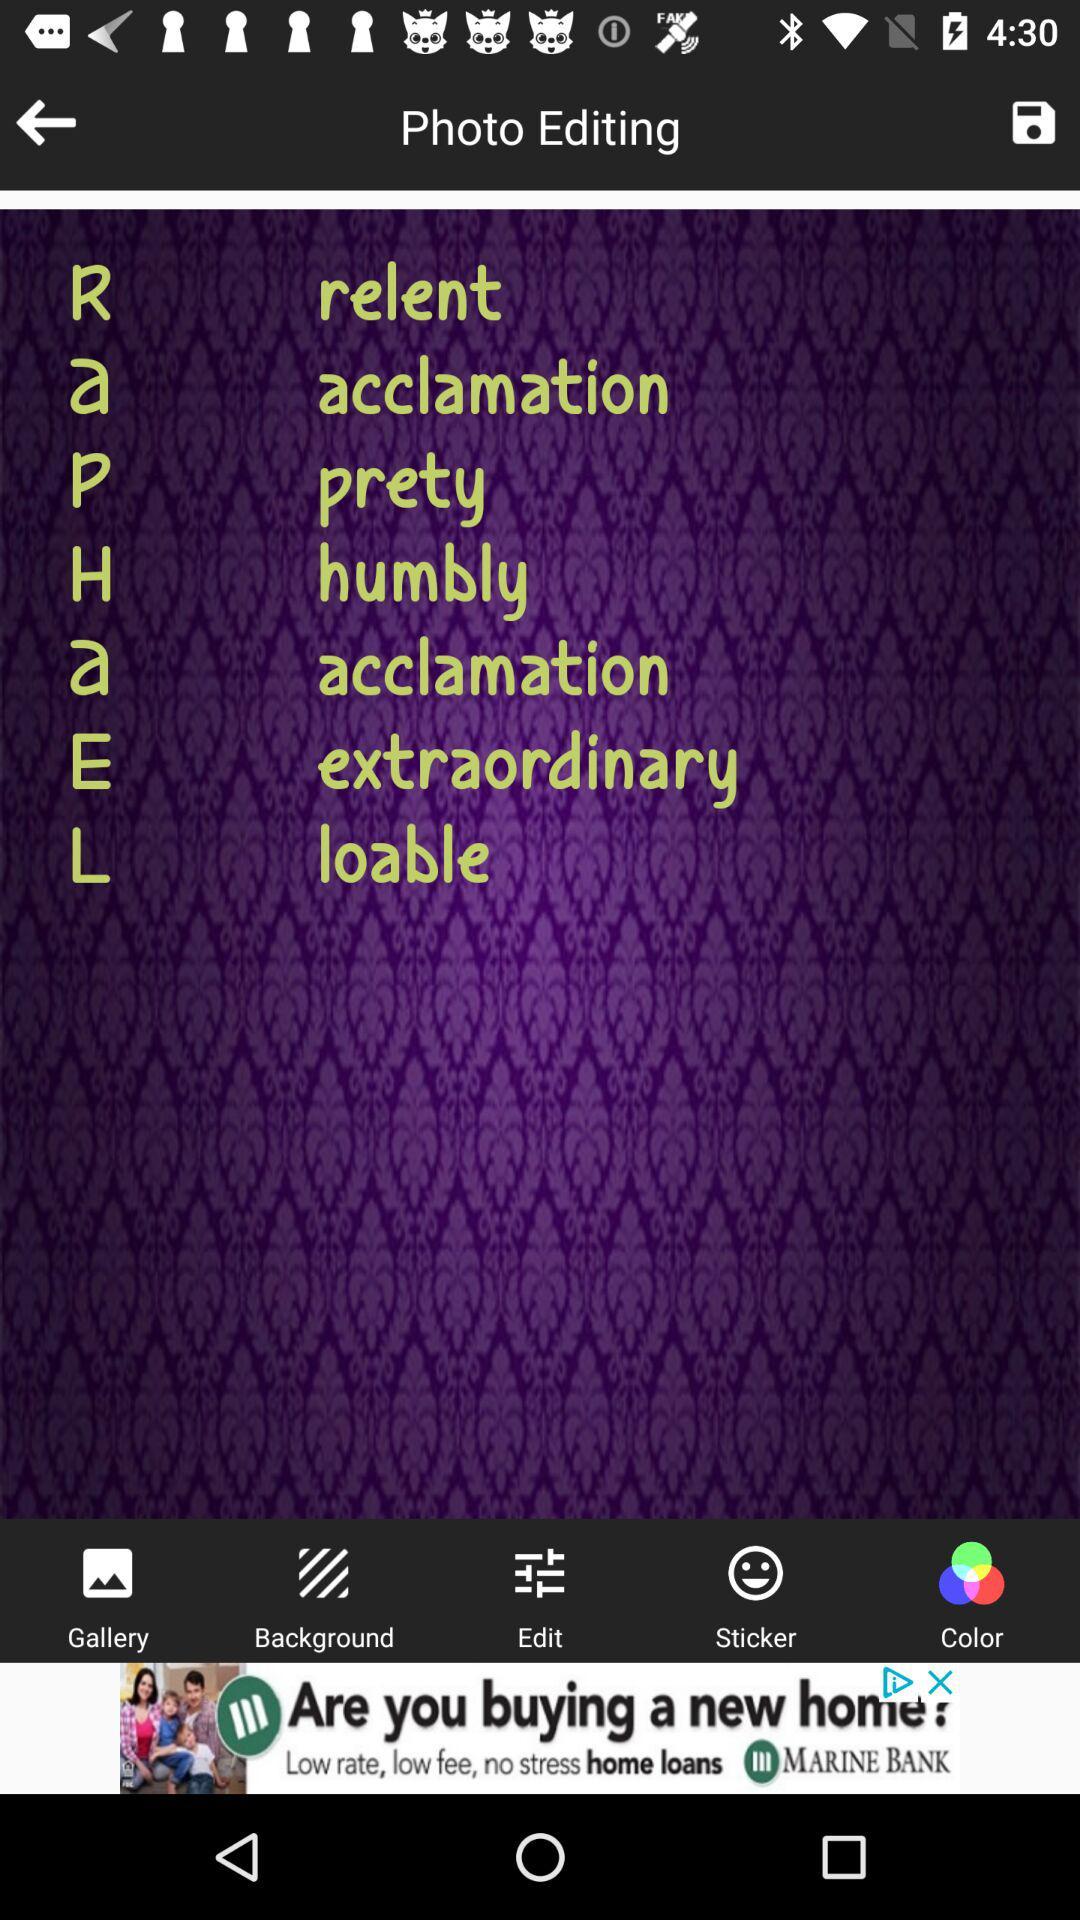  Describe the element at coordinates (107, 1572) in the screenshot. I see `open gallery` at that location.